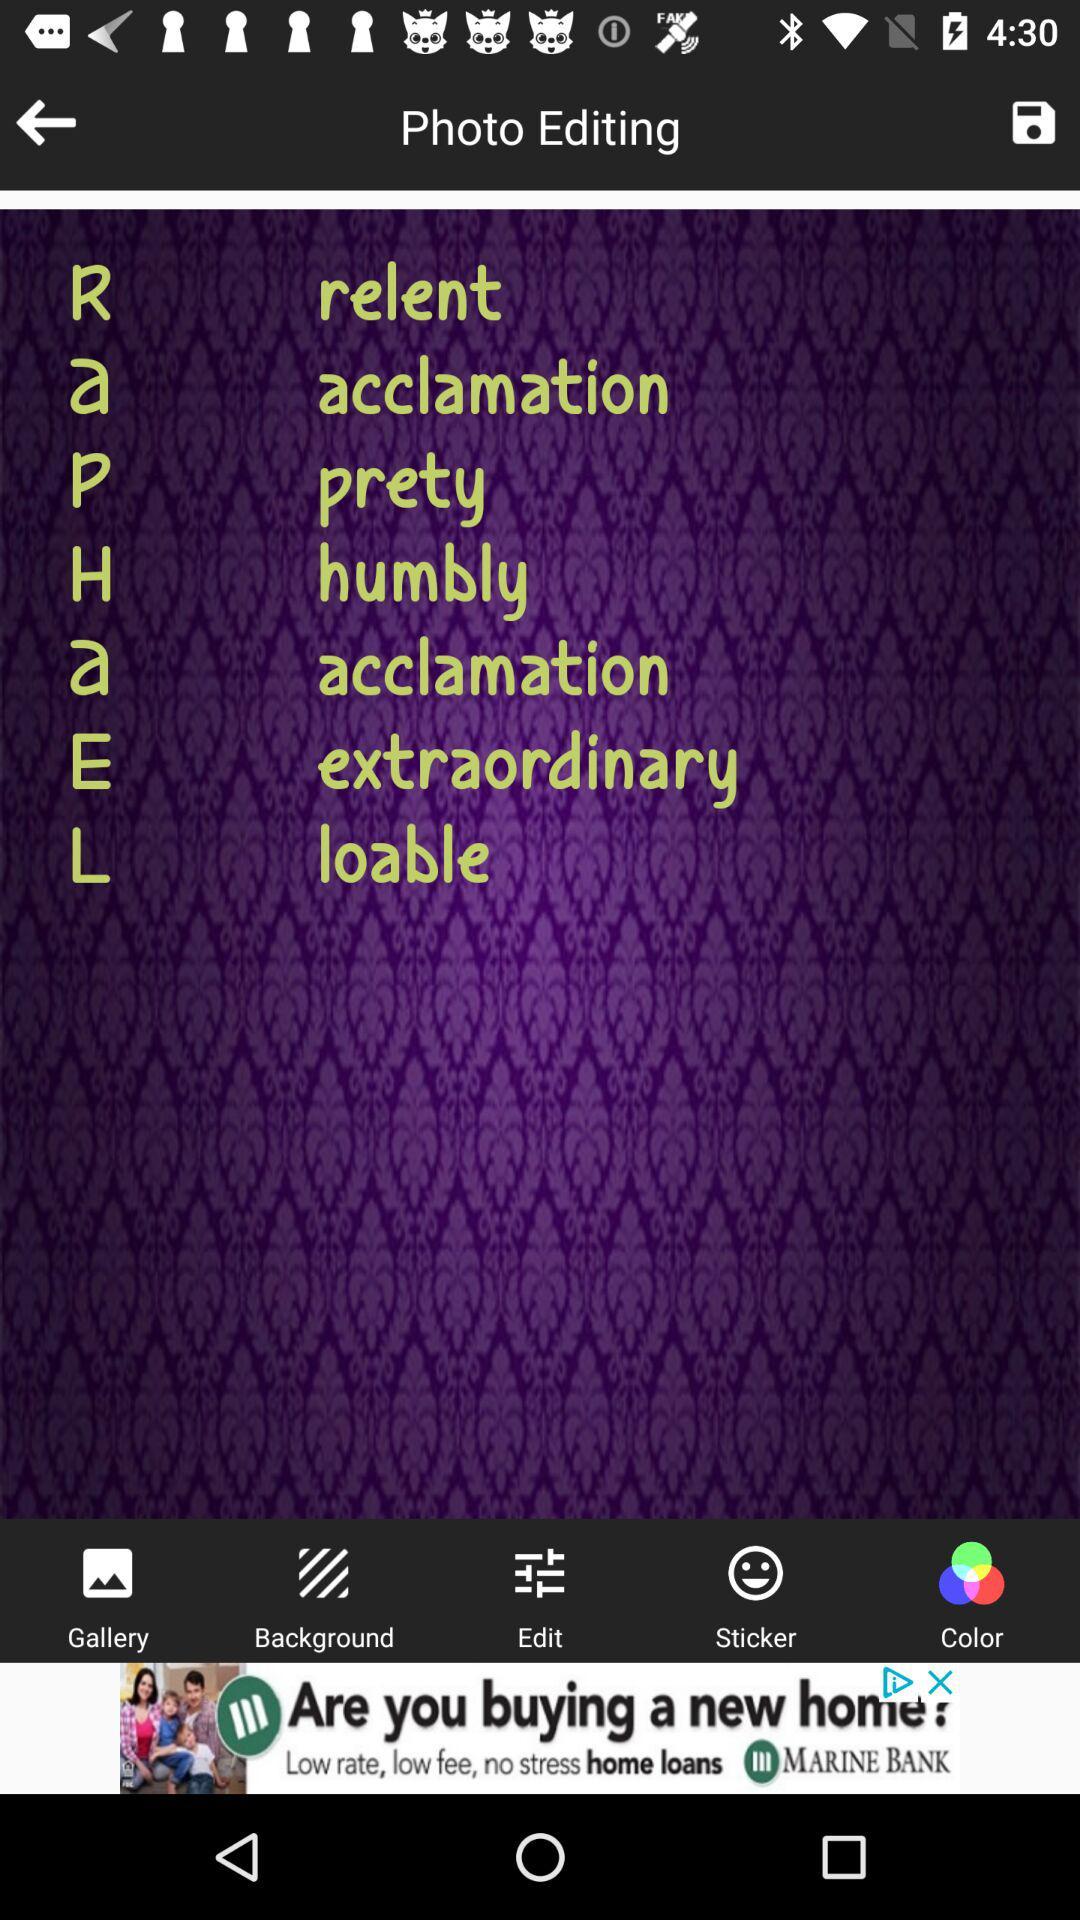  Describe the element at coordinates (107, 1572) in the screenshot. I see `open gallery` at that location.